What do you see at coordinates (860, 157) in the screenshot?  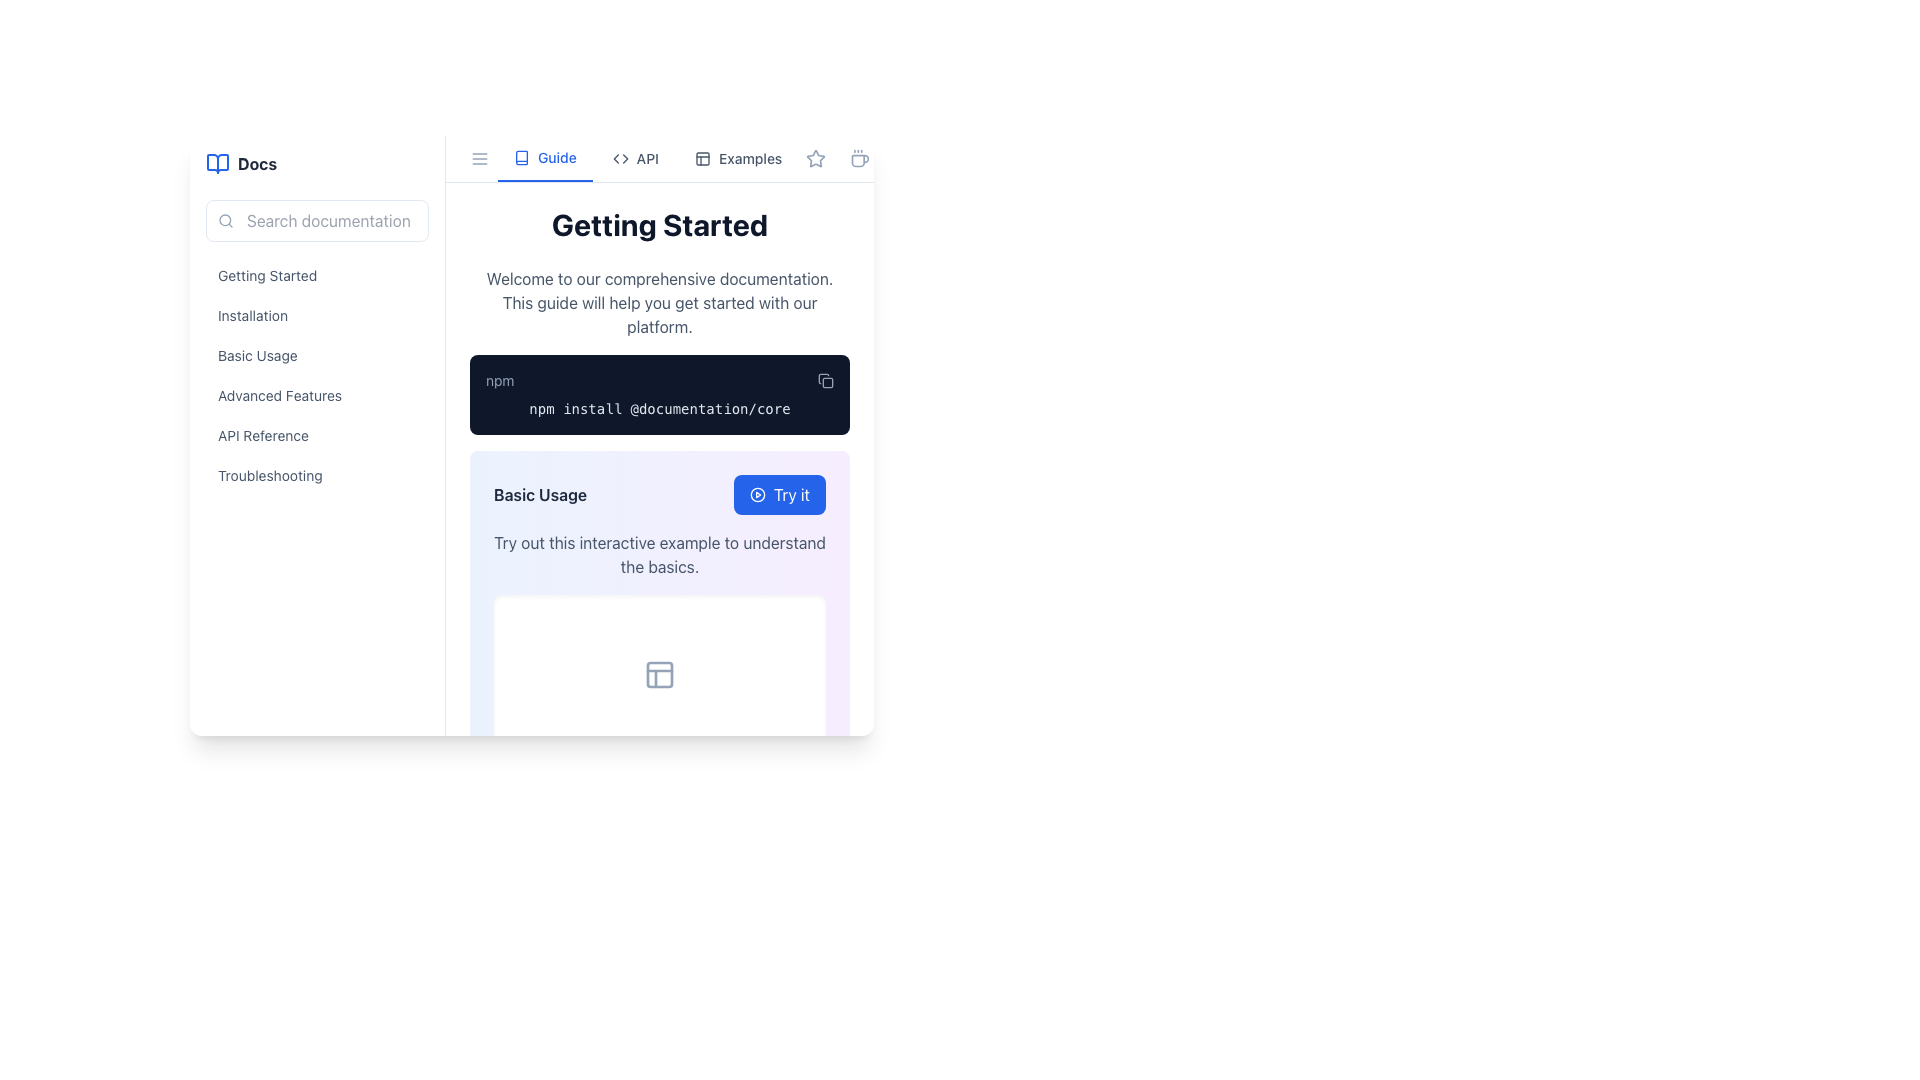 I see `the interactive button located in the top-right section of the interface` at bounding box center [860, 157].